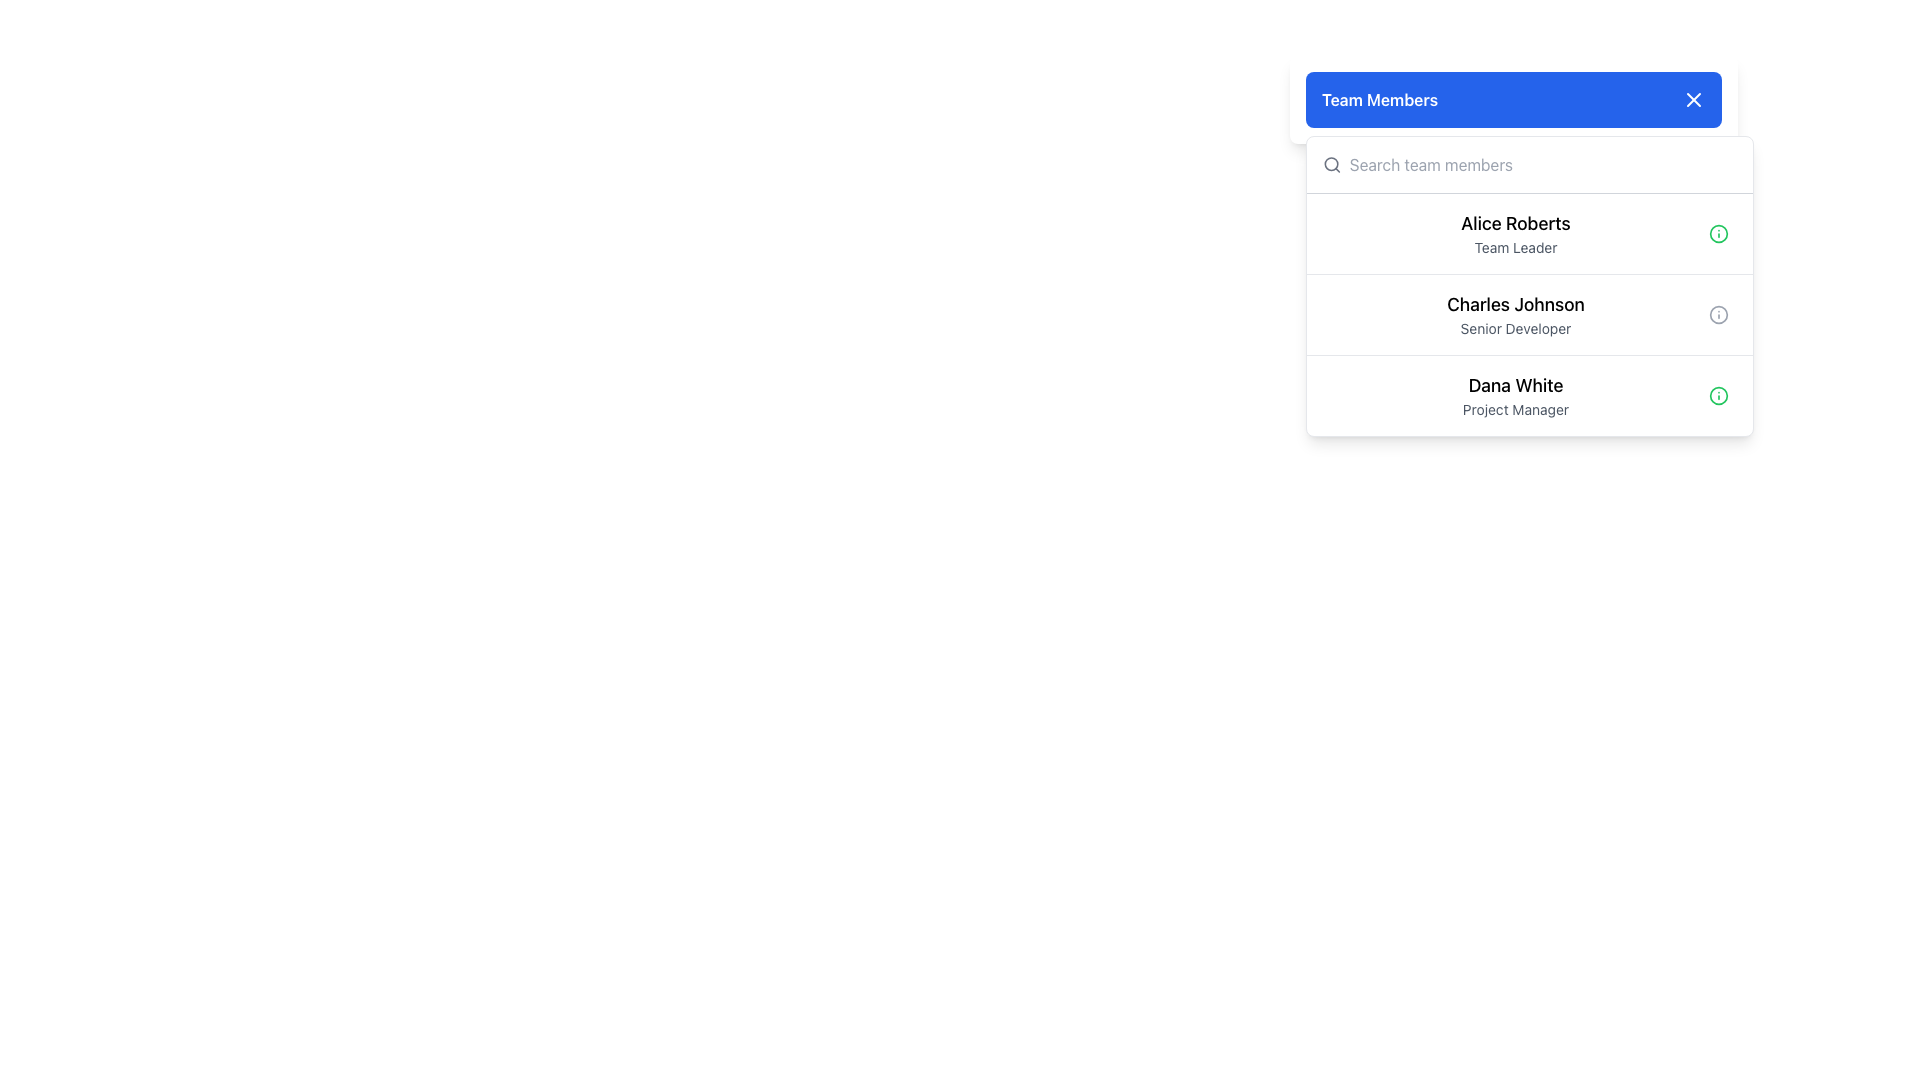 The image size is (1920, 1080). Describe the element at coordinates (1516, 223) in the screenshot. I see `the text label displaying 'Alice Roberts', which is emphasized as a header under 'Team Members'` at that location.